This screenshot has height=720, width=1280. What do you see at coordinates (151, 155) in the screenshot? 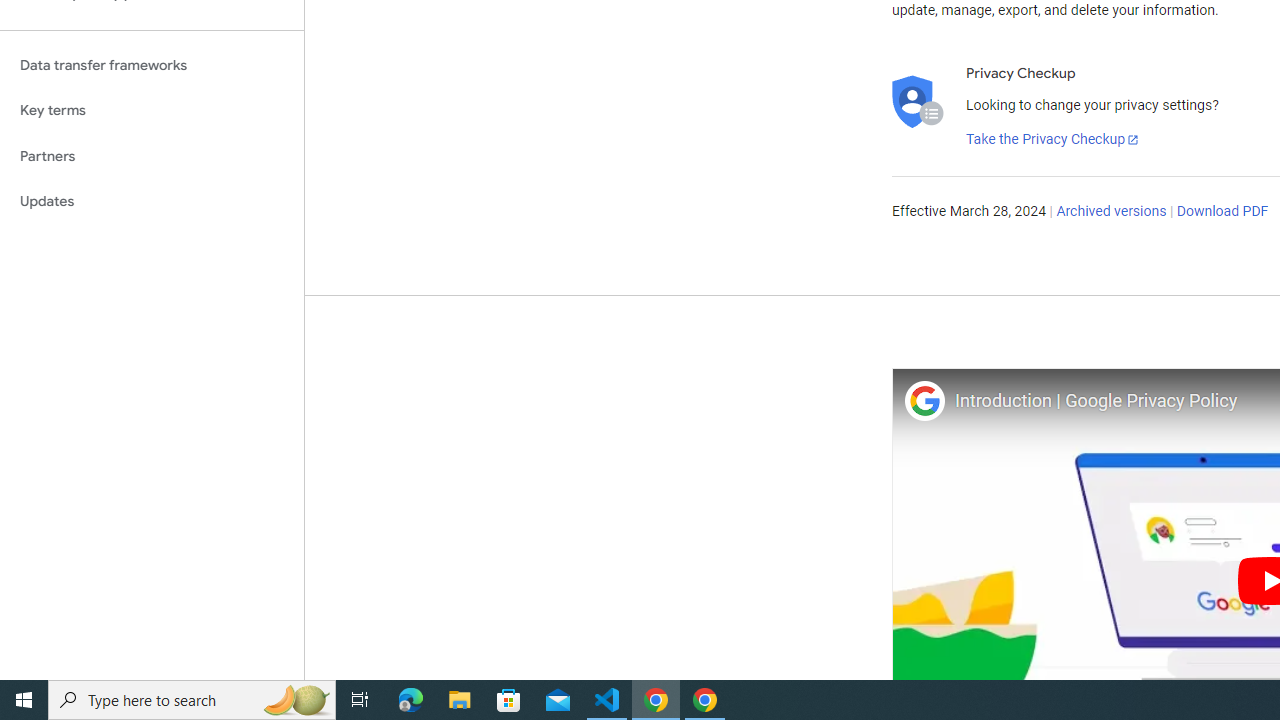
I see `'Partners'` at bounding box center [151, 155].